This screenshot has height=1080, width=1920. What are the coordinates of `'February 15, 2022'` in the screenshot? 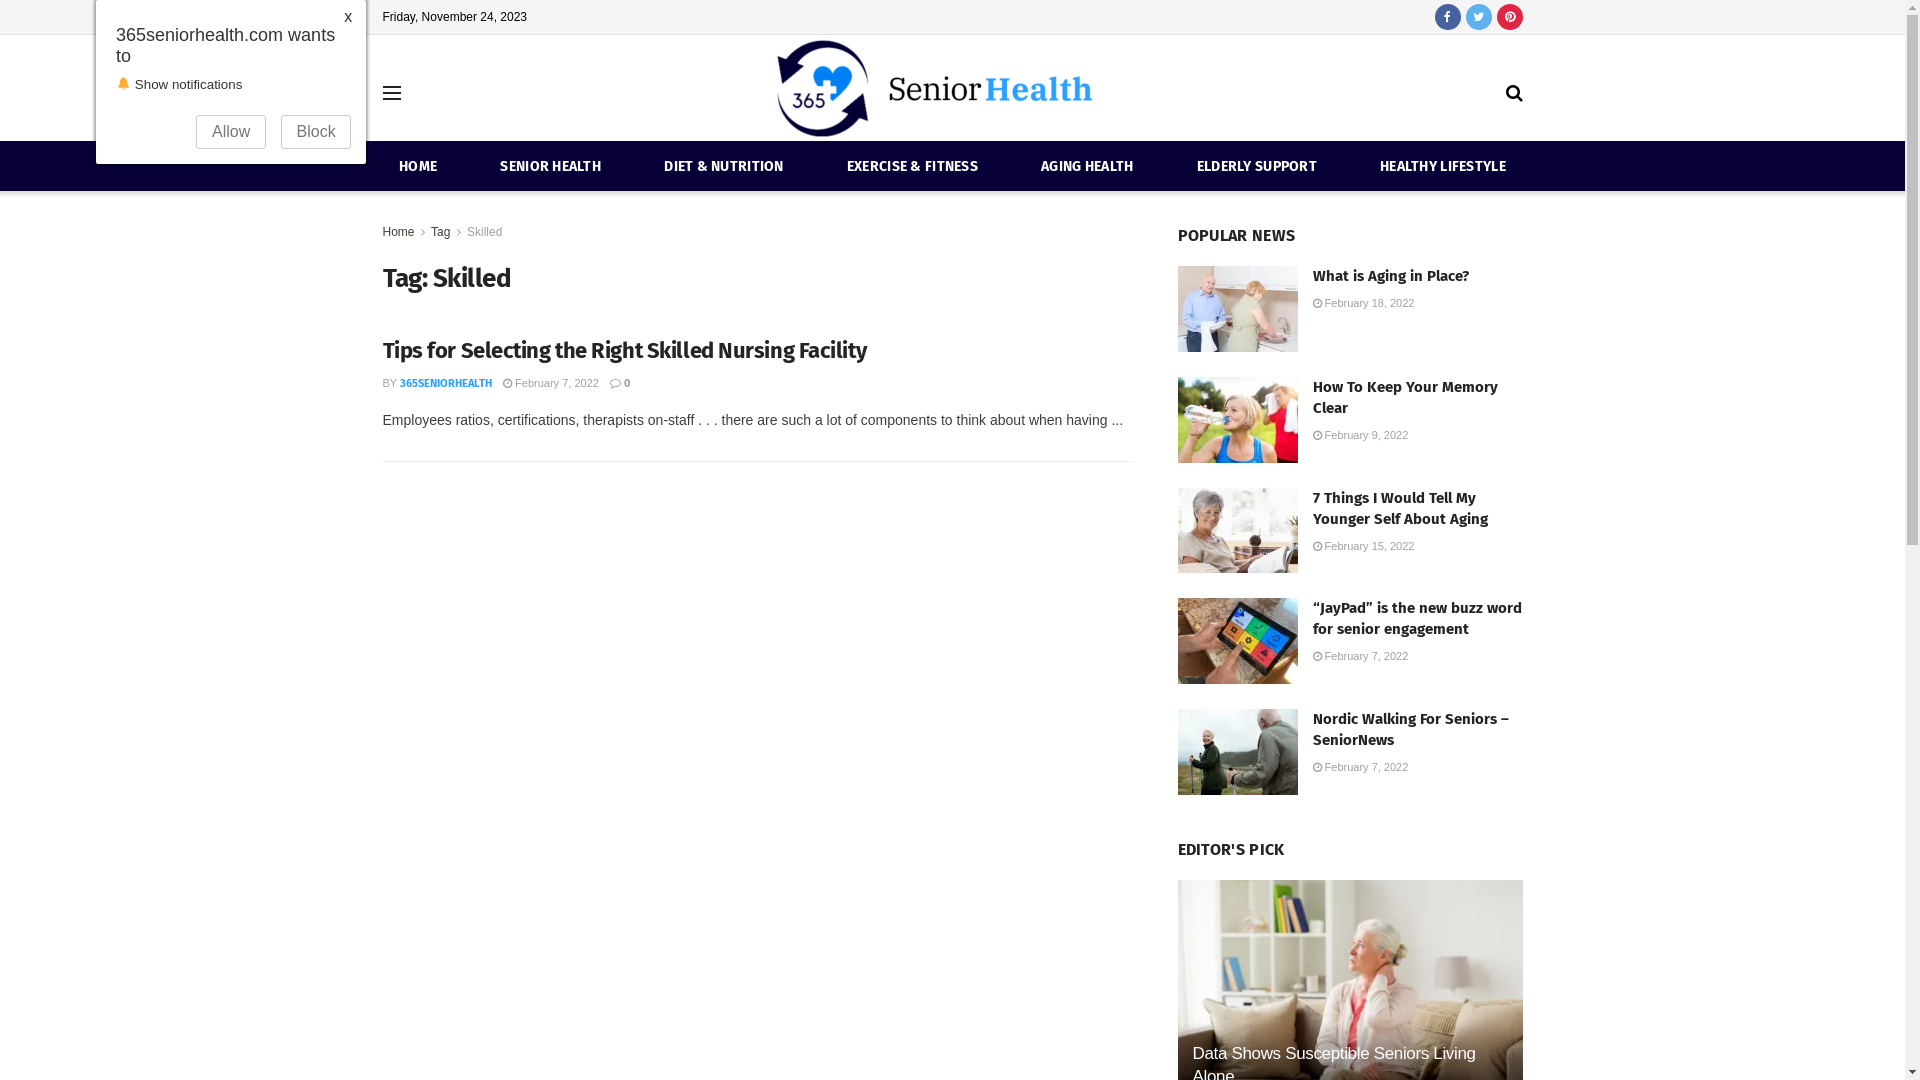 It's located at (1362, 546).